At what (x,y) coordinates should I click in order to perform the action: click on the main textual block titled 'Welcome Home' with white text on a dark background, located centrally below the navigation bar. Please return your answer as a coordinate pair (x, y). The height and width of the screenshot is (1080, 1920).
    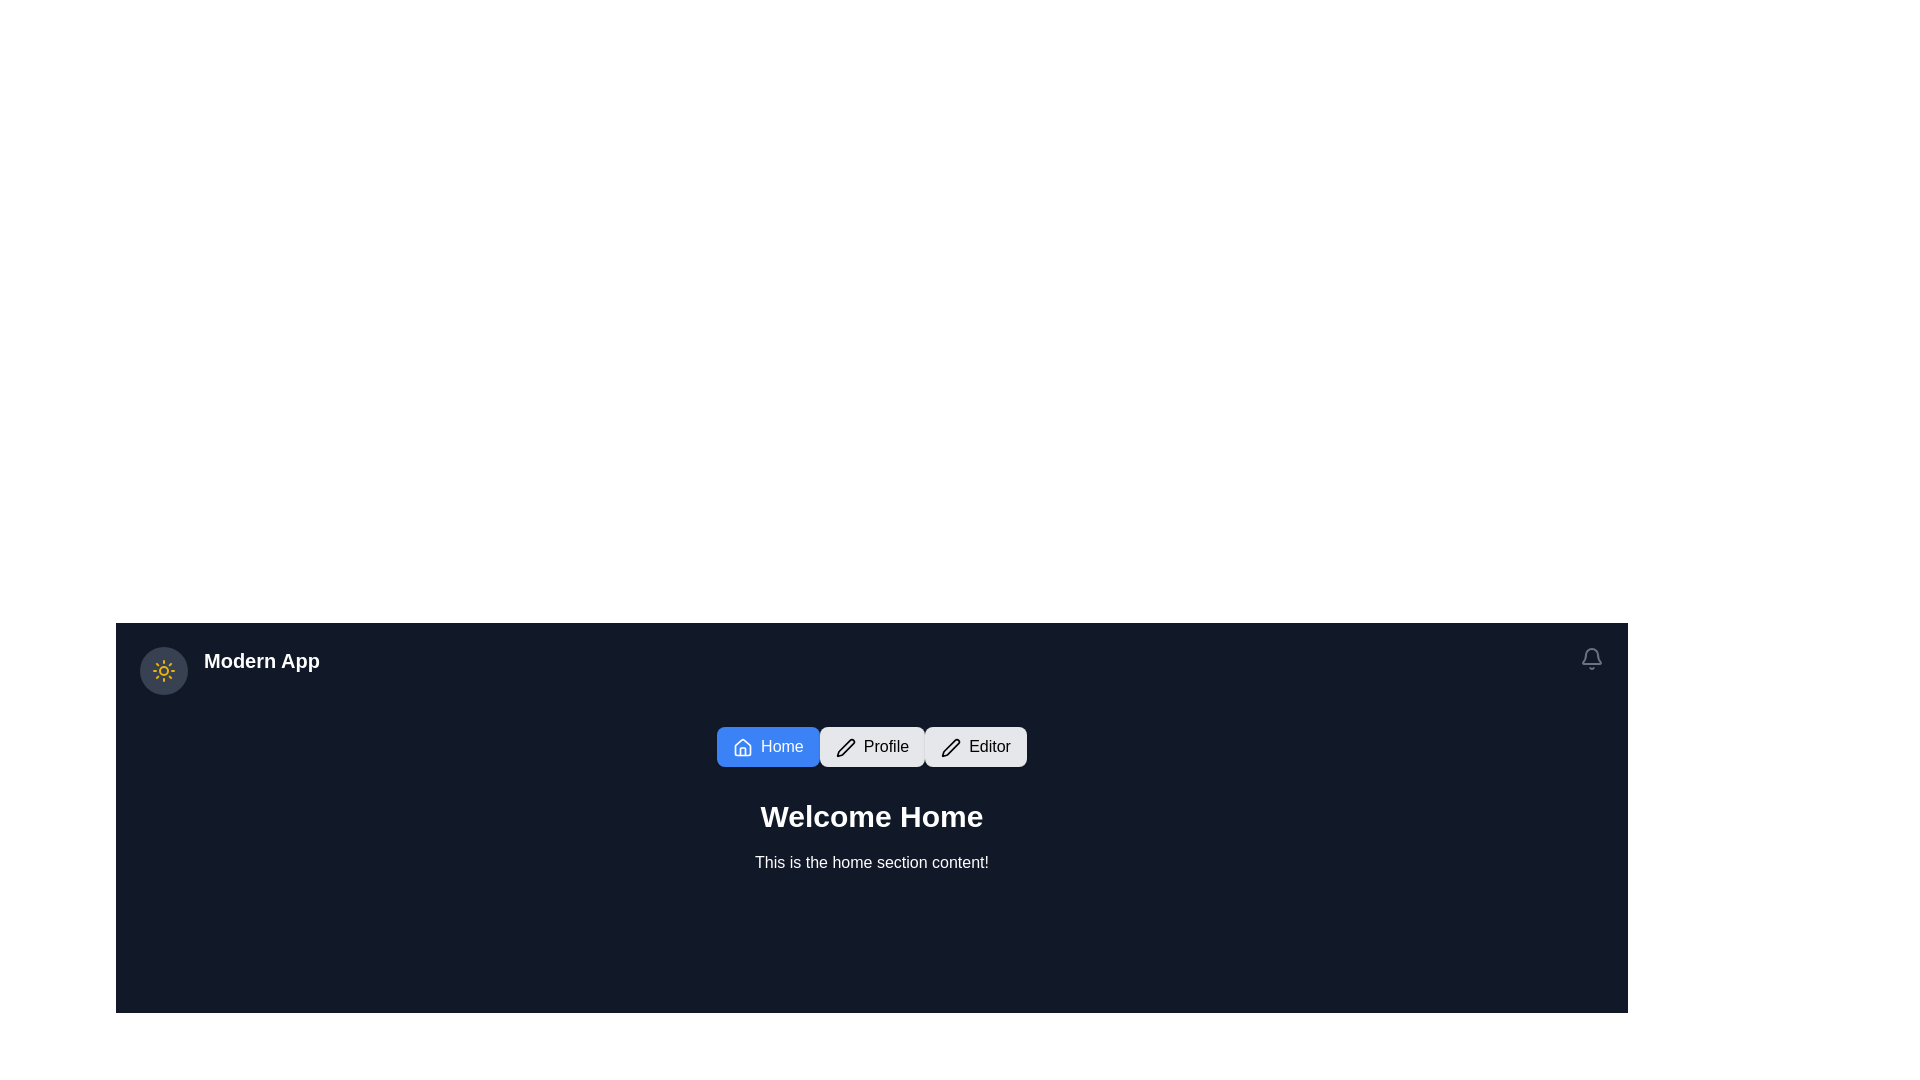
    Looking at the image, I should click on (872, 837).